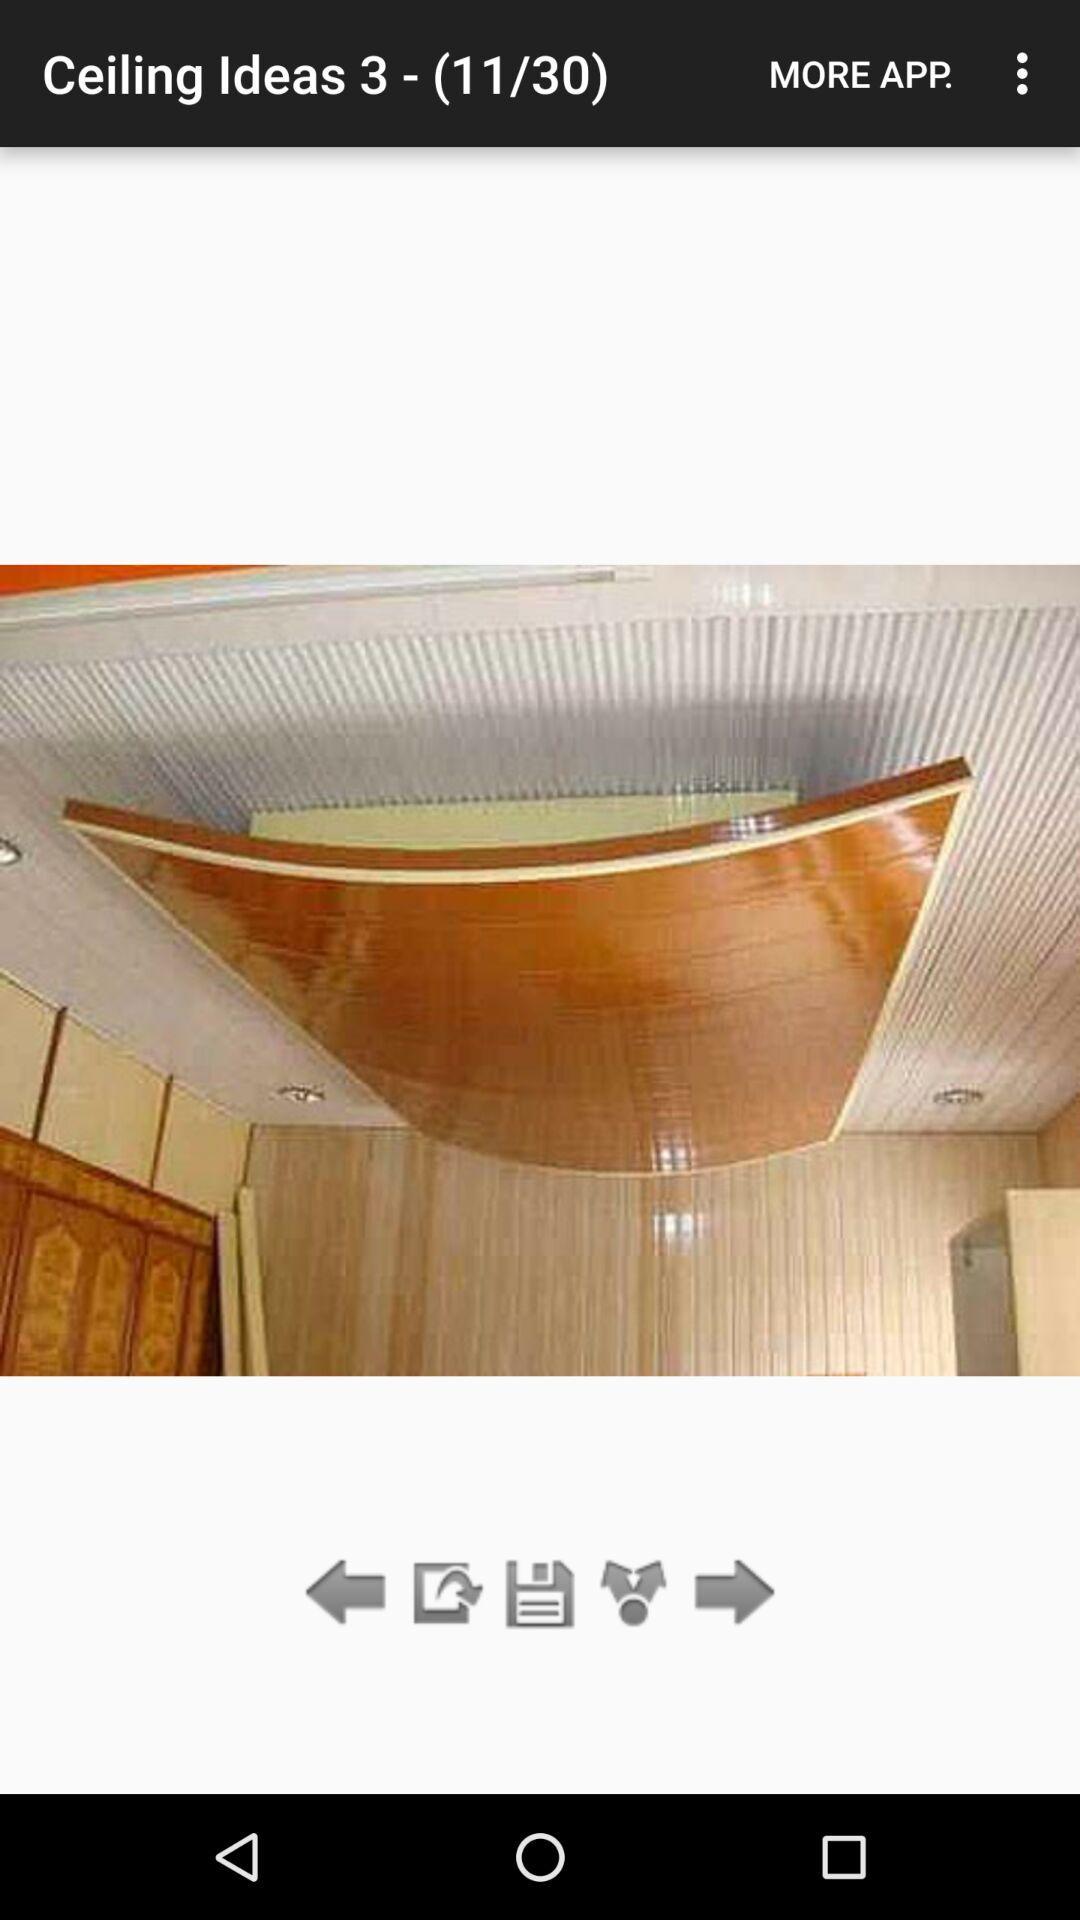  What do you see at coordinates (1027, 73) in the screenshot?
I see `the icon next to the more app. icon` at bounding box center [1027, 73].